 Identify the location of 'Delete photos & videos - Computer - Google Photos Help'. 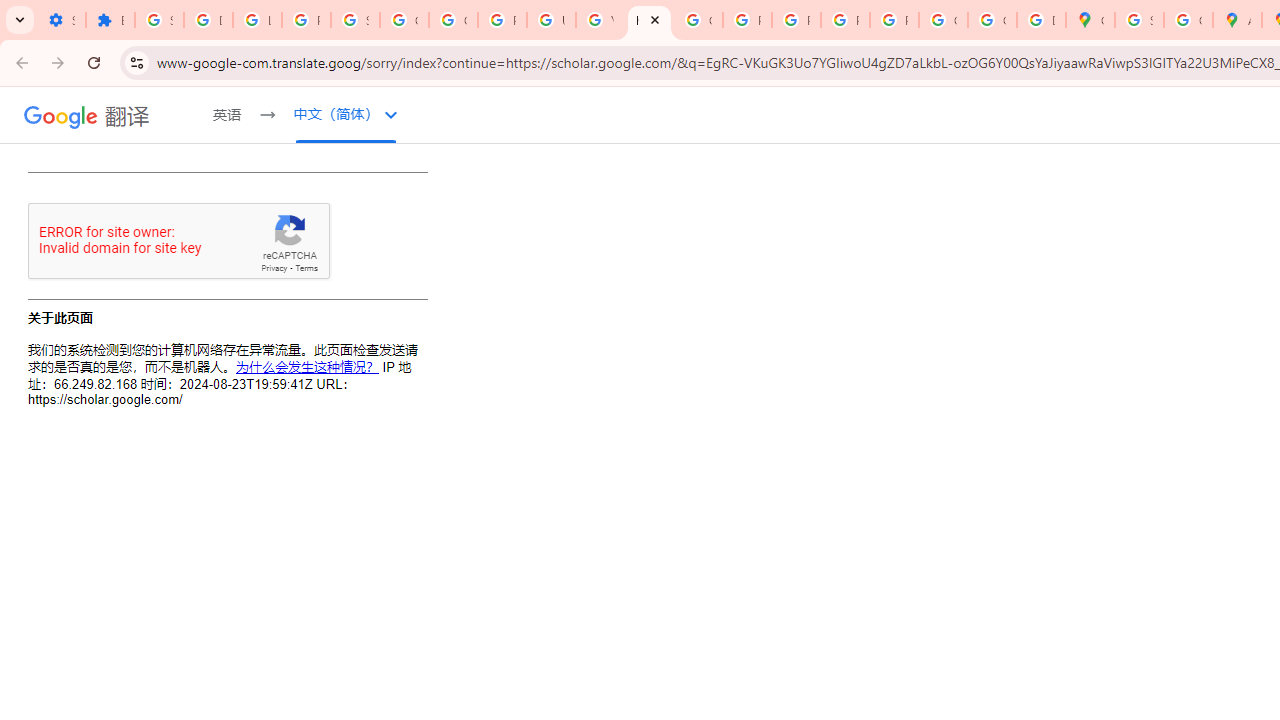
(208, 20).